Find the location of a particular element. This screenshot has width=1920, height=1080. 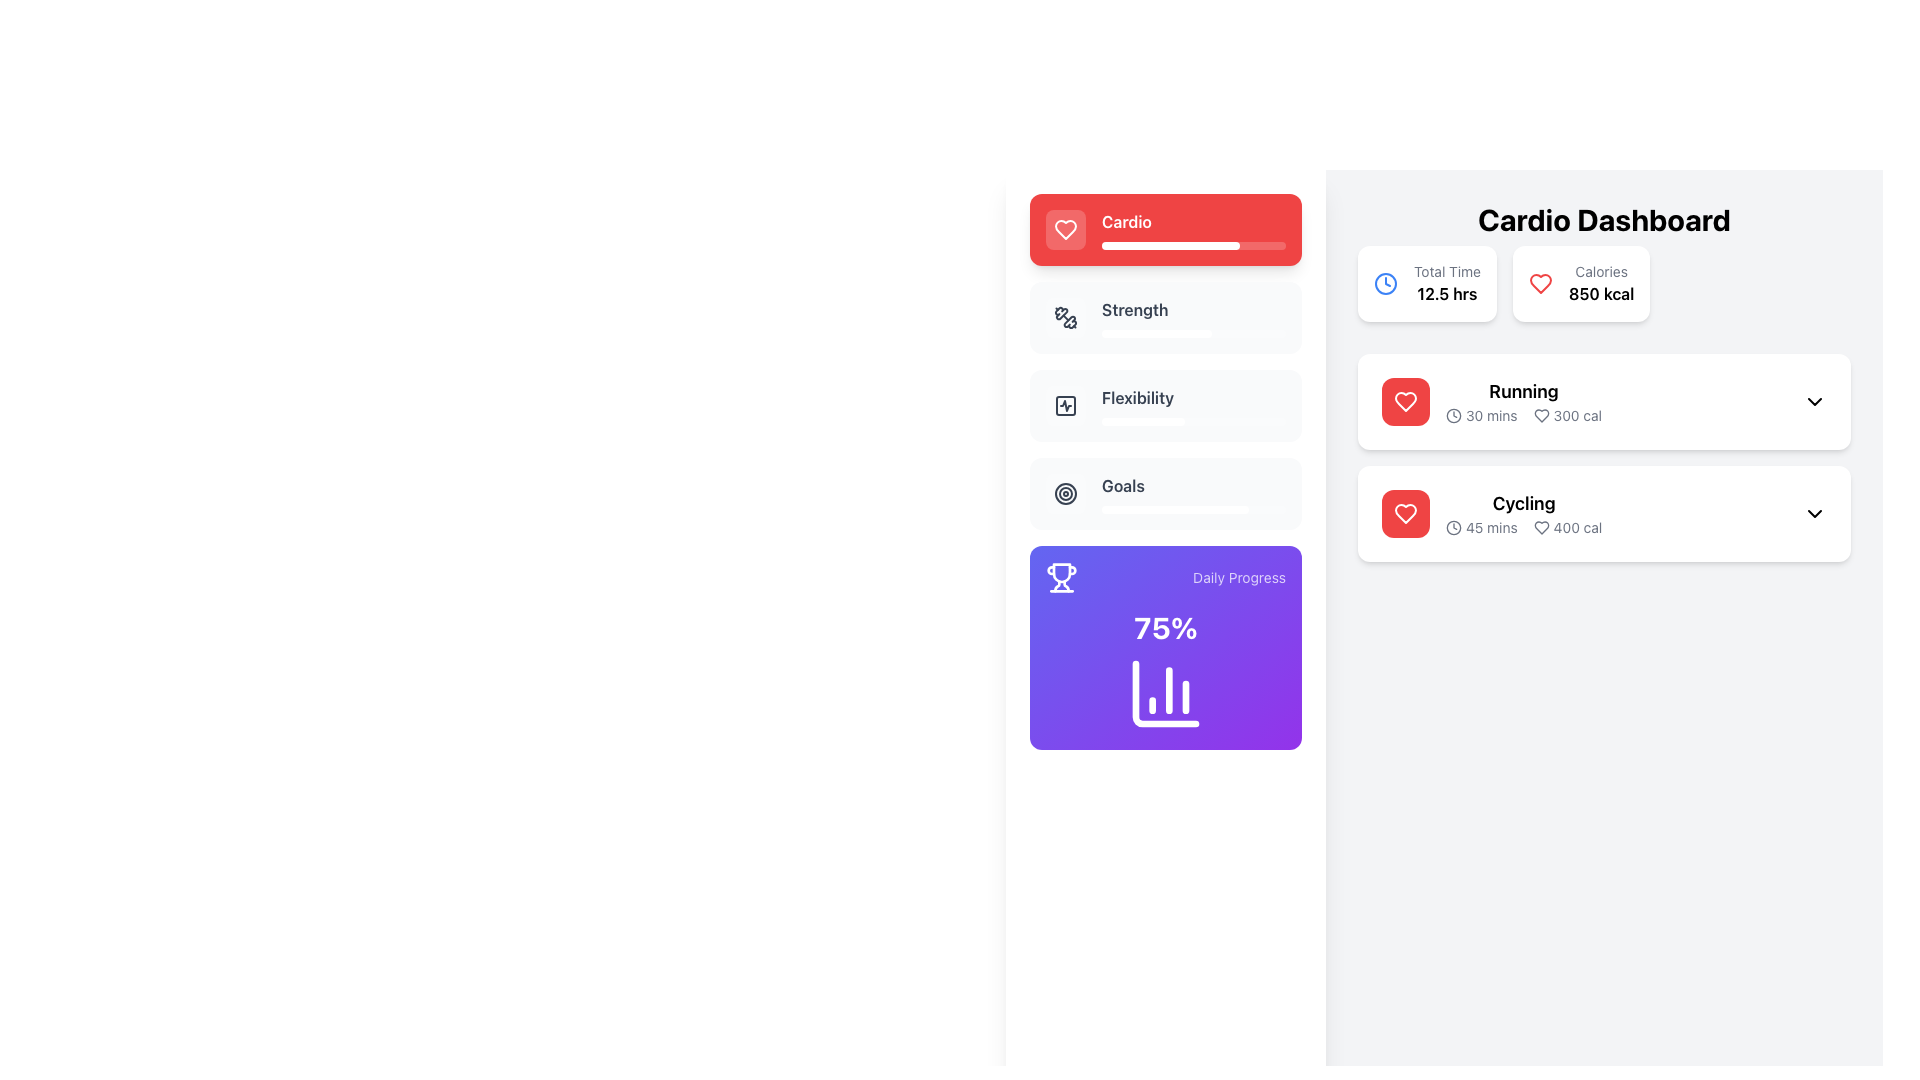

the non-interactive text element displaying the calorie count for the cycling activity located in the bottom card labeled 'Cycling' in the 'Cardio Dashboard' section is located at coordinates (1567, 527).